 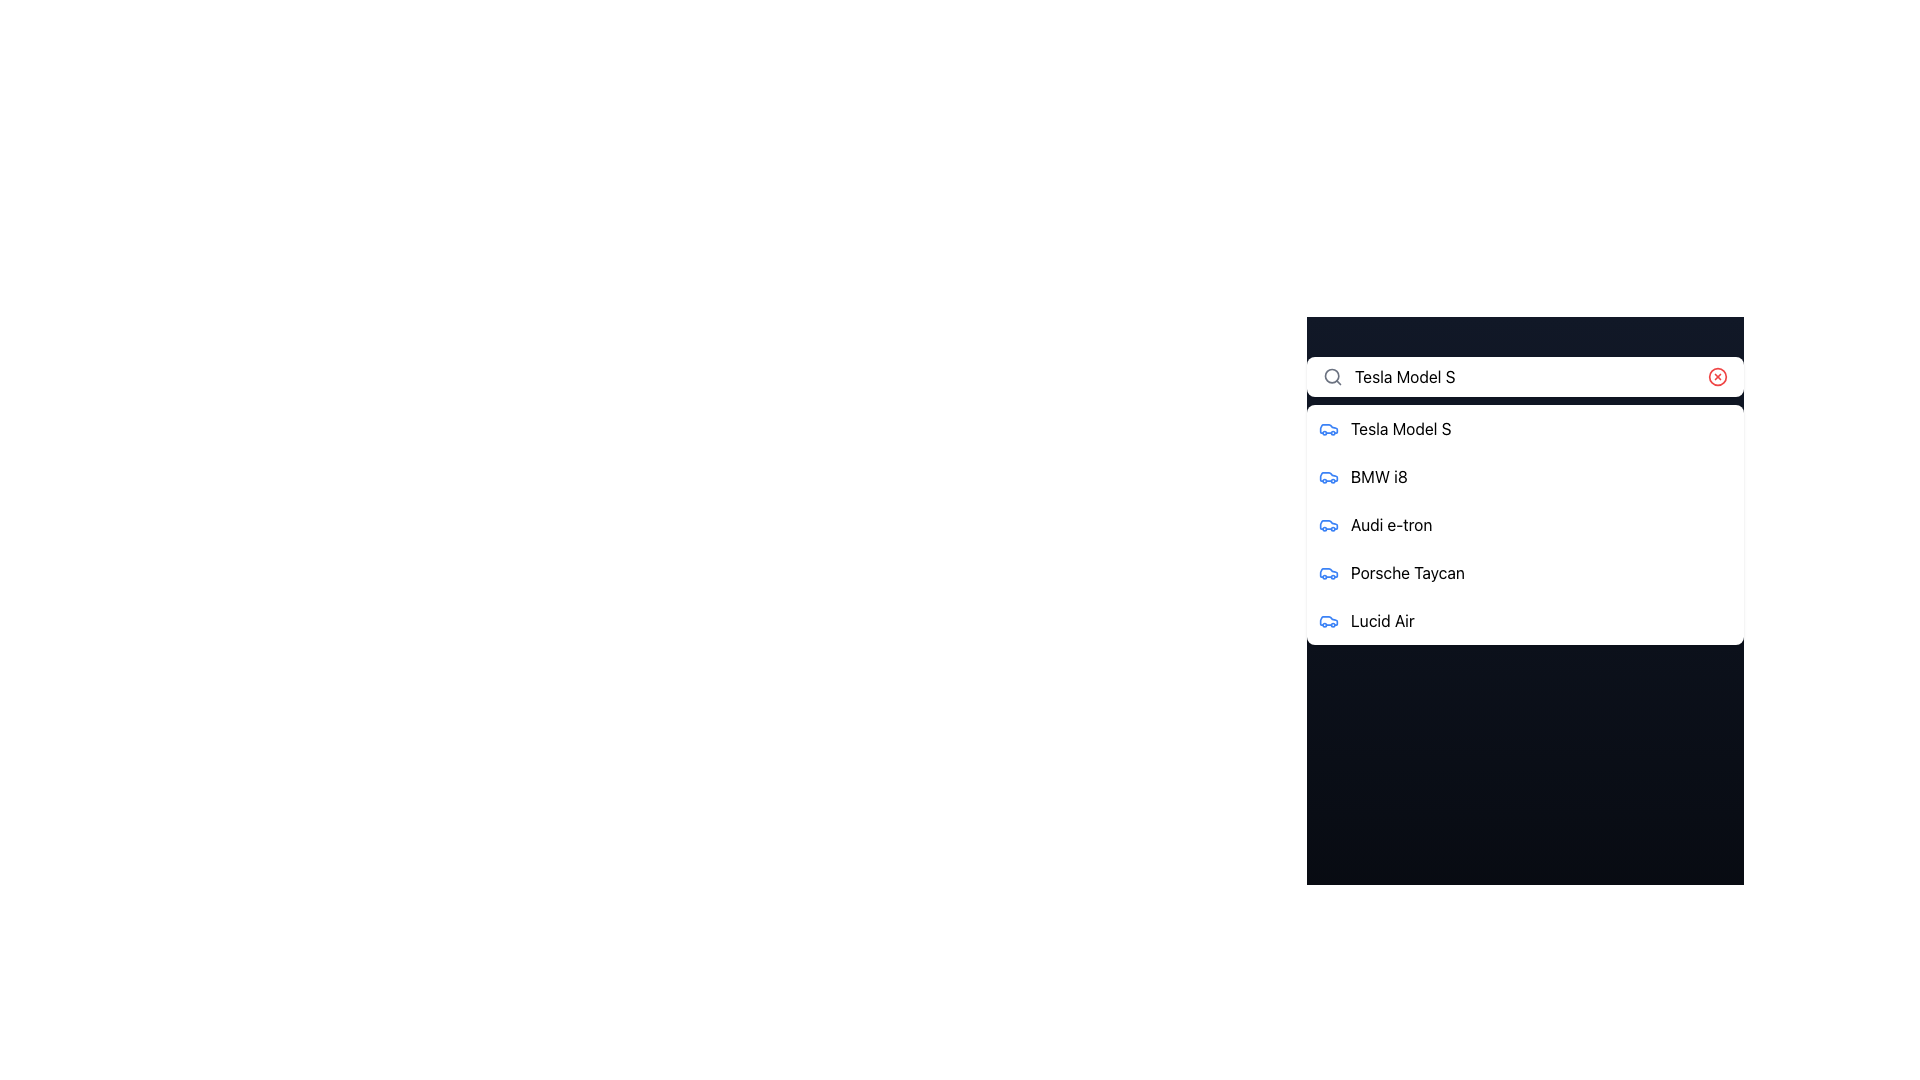 I want to click on properties of the icon representing the menu item labeled 'Lucid Air', which is the leftmost item in the fifth row of the vertical list, so click(x=1329, y=620).